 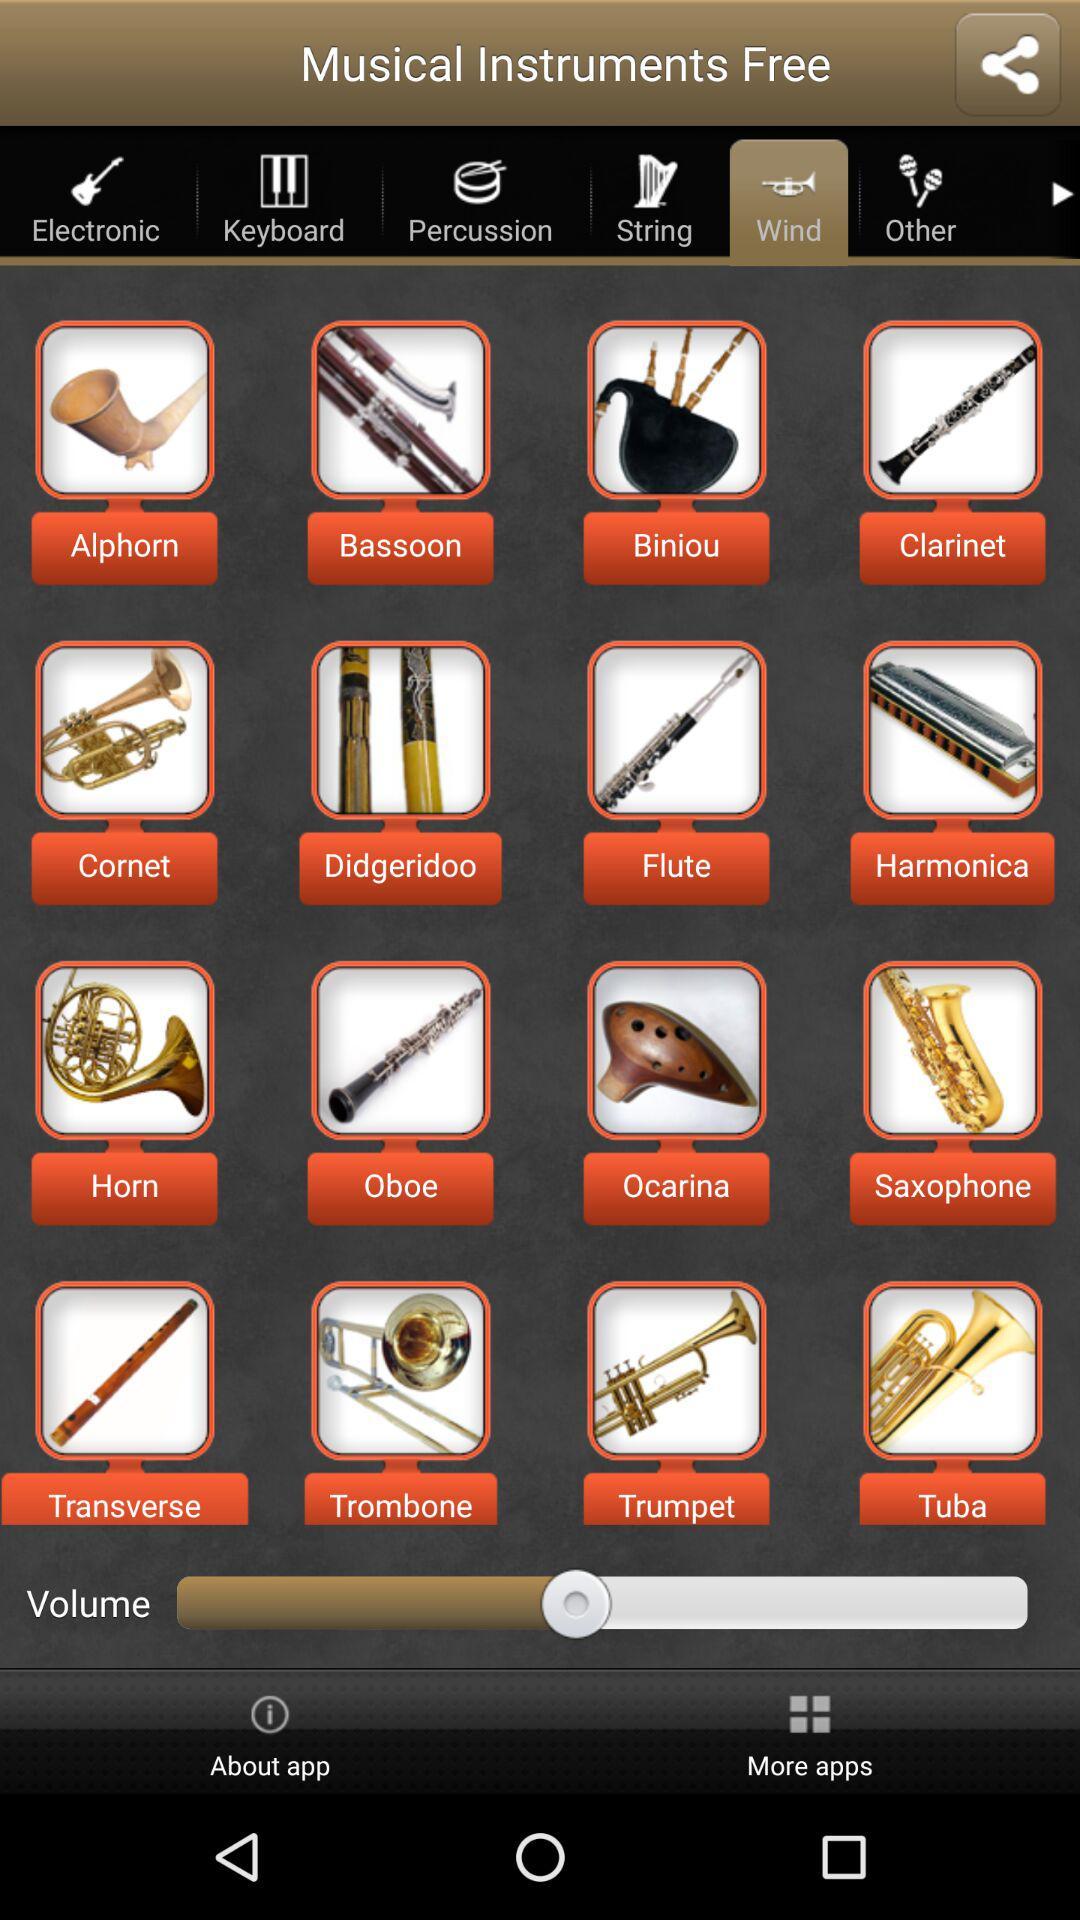 What do you see at coordinates (1007, 66) in the screenshot?
I see `bluetooth icon` at bounding box center [1007, 66].